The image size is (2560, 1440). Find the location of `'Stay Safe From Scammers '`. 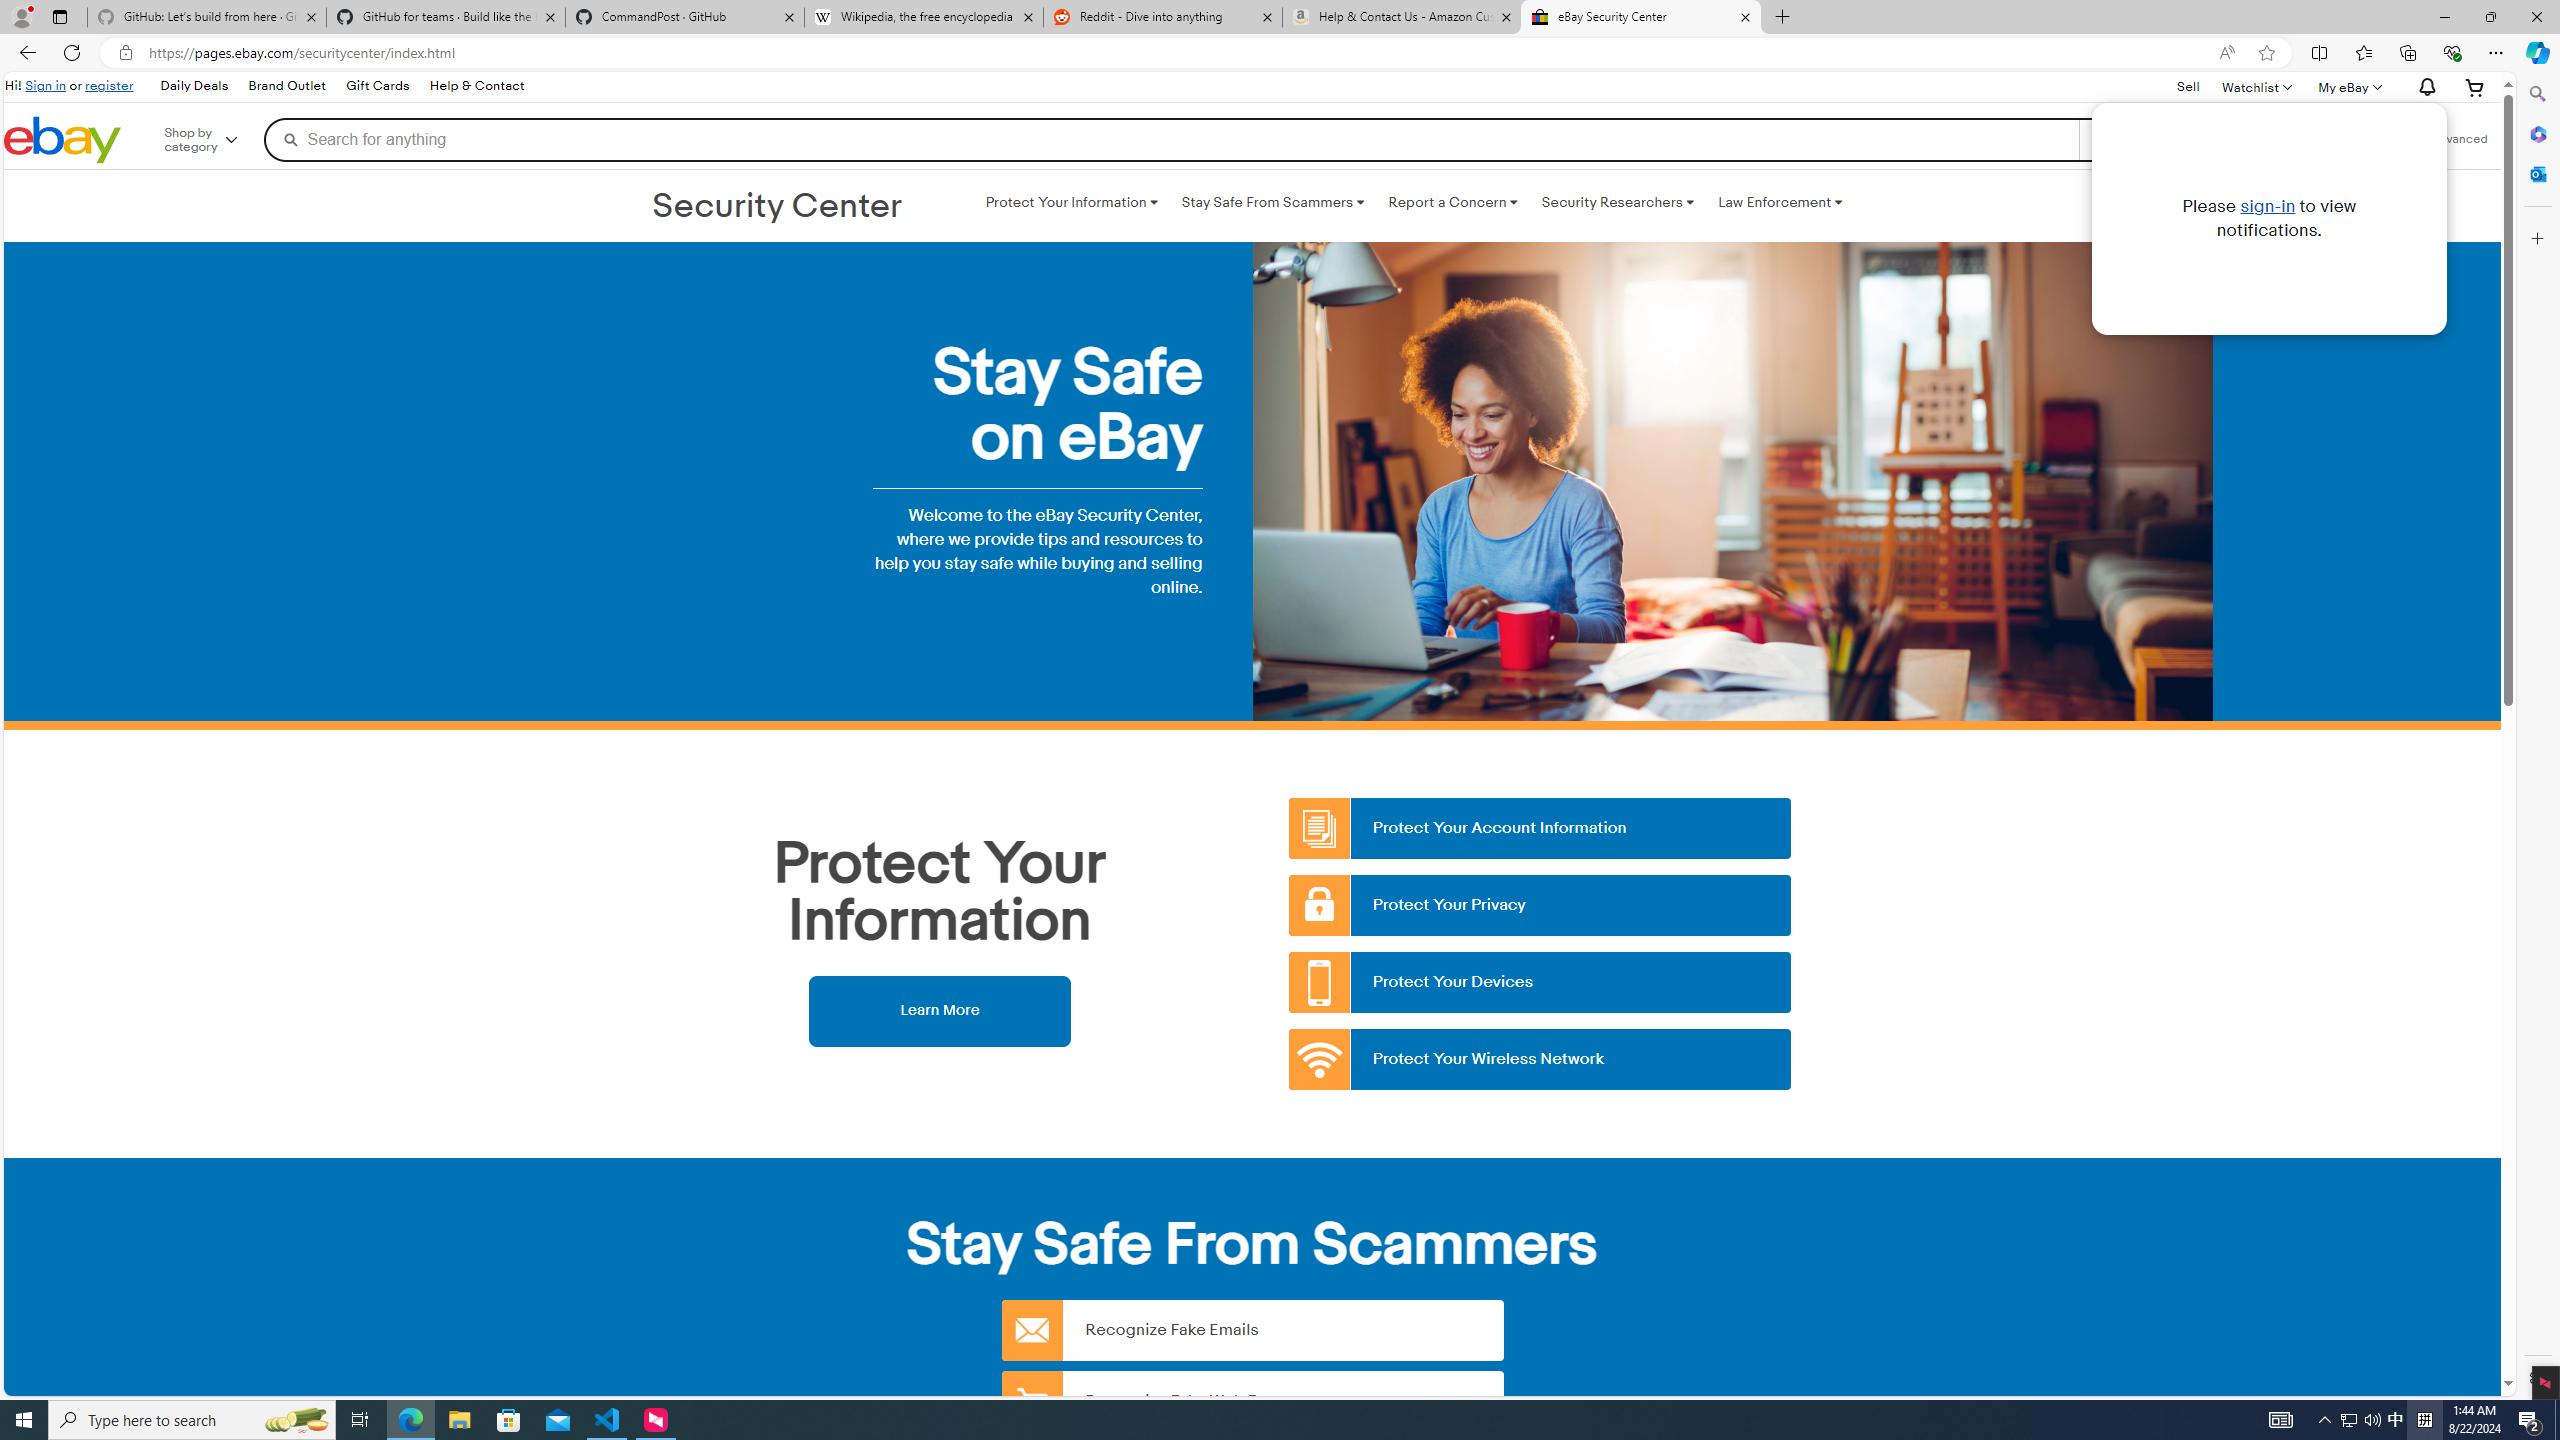

'Stay Safe From Scammers ' is located at coordinates (1271, 202).